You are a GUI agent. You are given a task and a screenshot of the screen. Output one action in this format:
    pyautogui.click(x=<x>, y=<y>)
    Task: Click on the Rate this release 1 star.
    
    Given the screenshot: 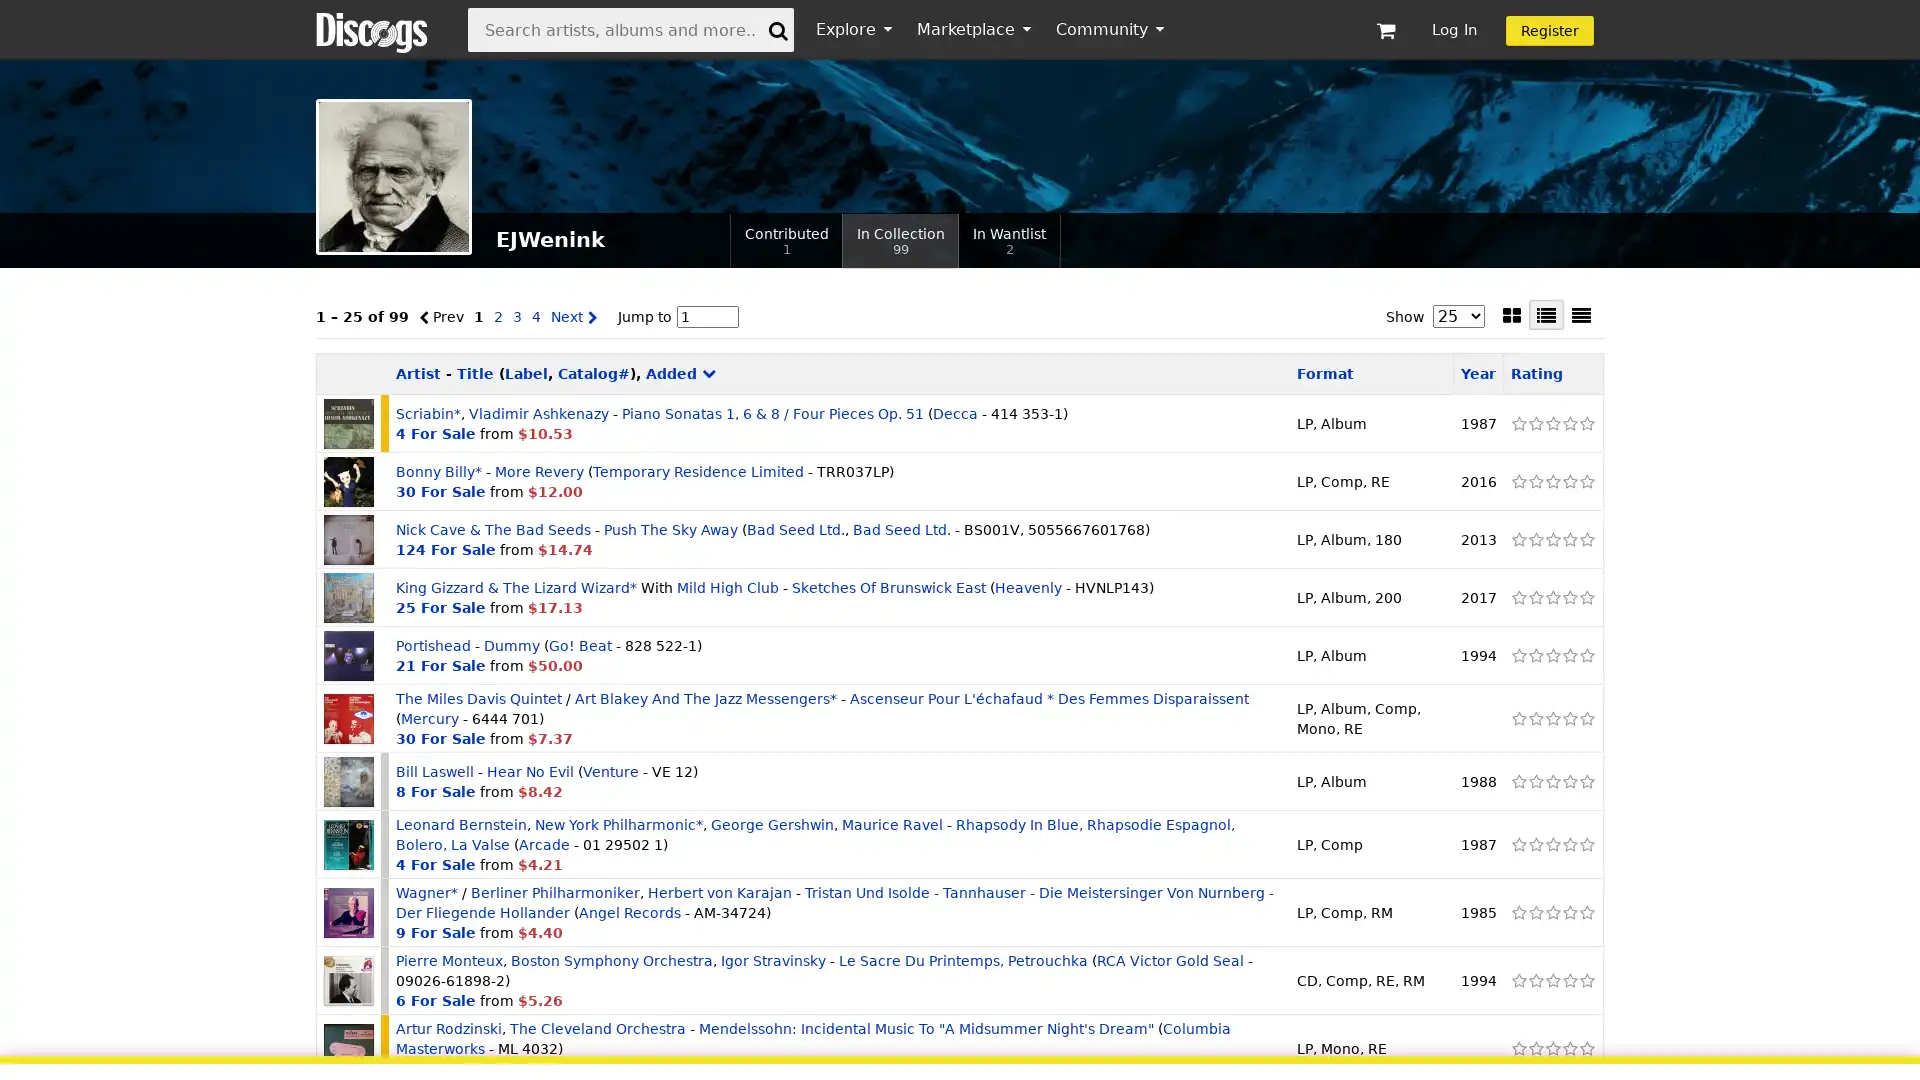 What is the action you would take?
    pyautogui.click(x=1518, y=540)
    